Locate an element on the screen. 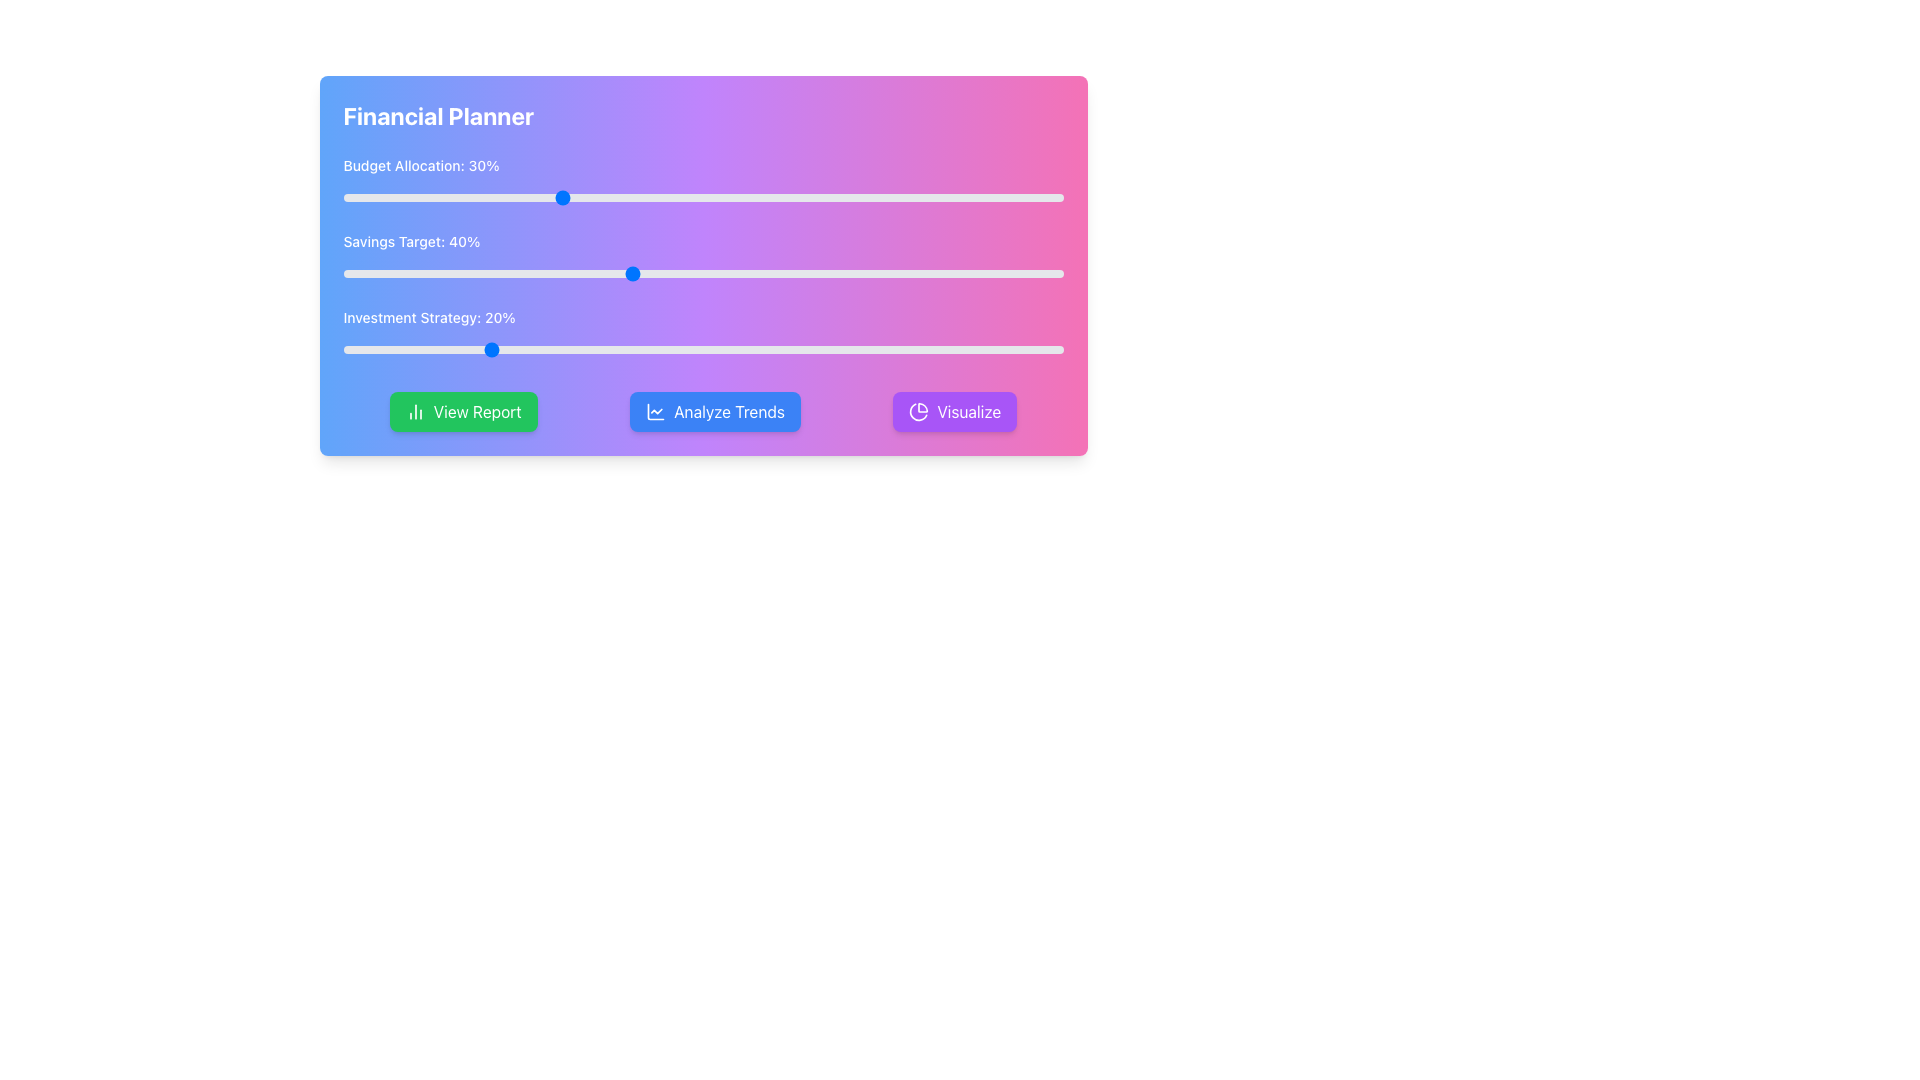  the budget allocation slider is located at coordinates (572, 197).